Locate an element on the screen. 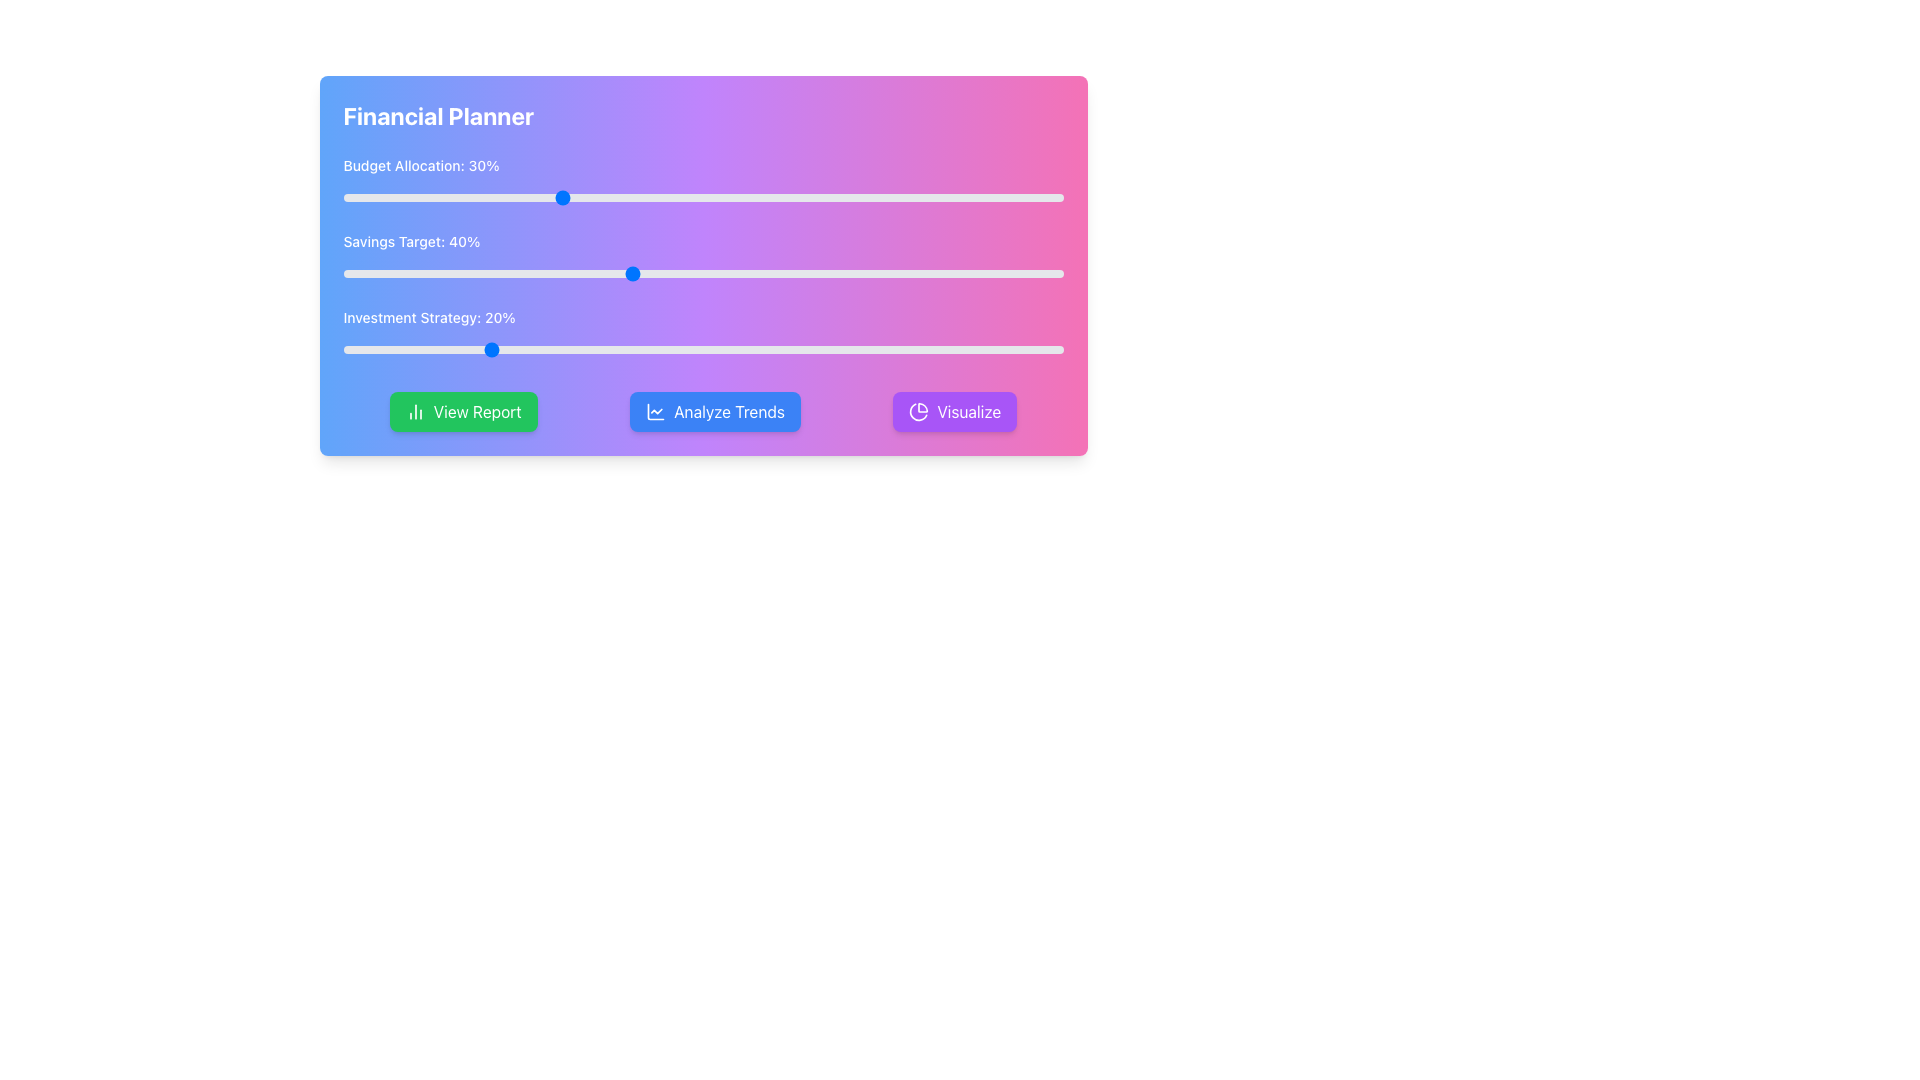  the budget allocation slider is located at coordinates (572, 197).